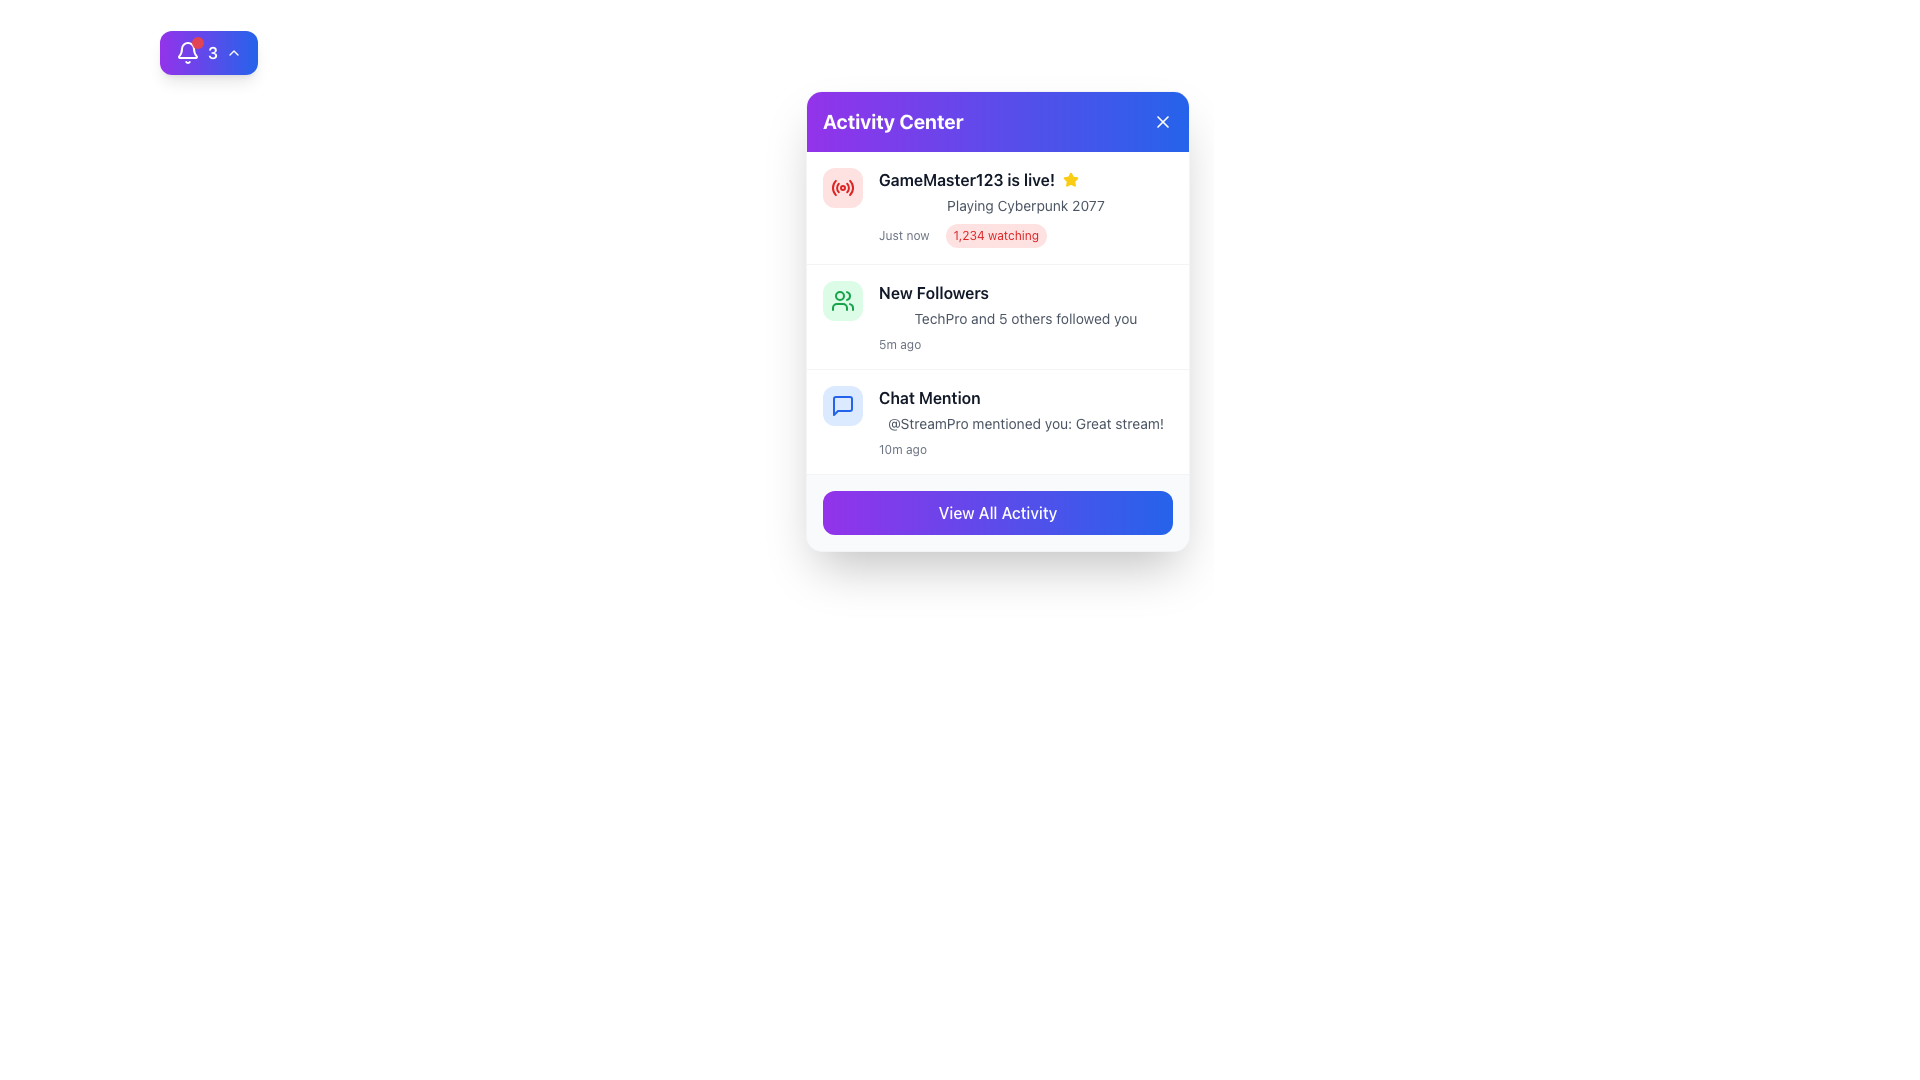 This screenshot has width=1920, height=1080. Describe the element at coordinates (1026, 180) in the screenshot. I see `the 'GameMaster123 is broadcasting live' notification text with icon located at the top of the 'Activity Center' section` at that location.